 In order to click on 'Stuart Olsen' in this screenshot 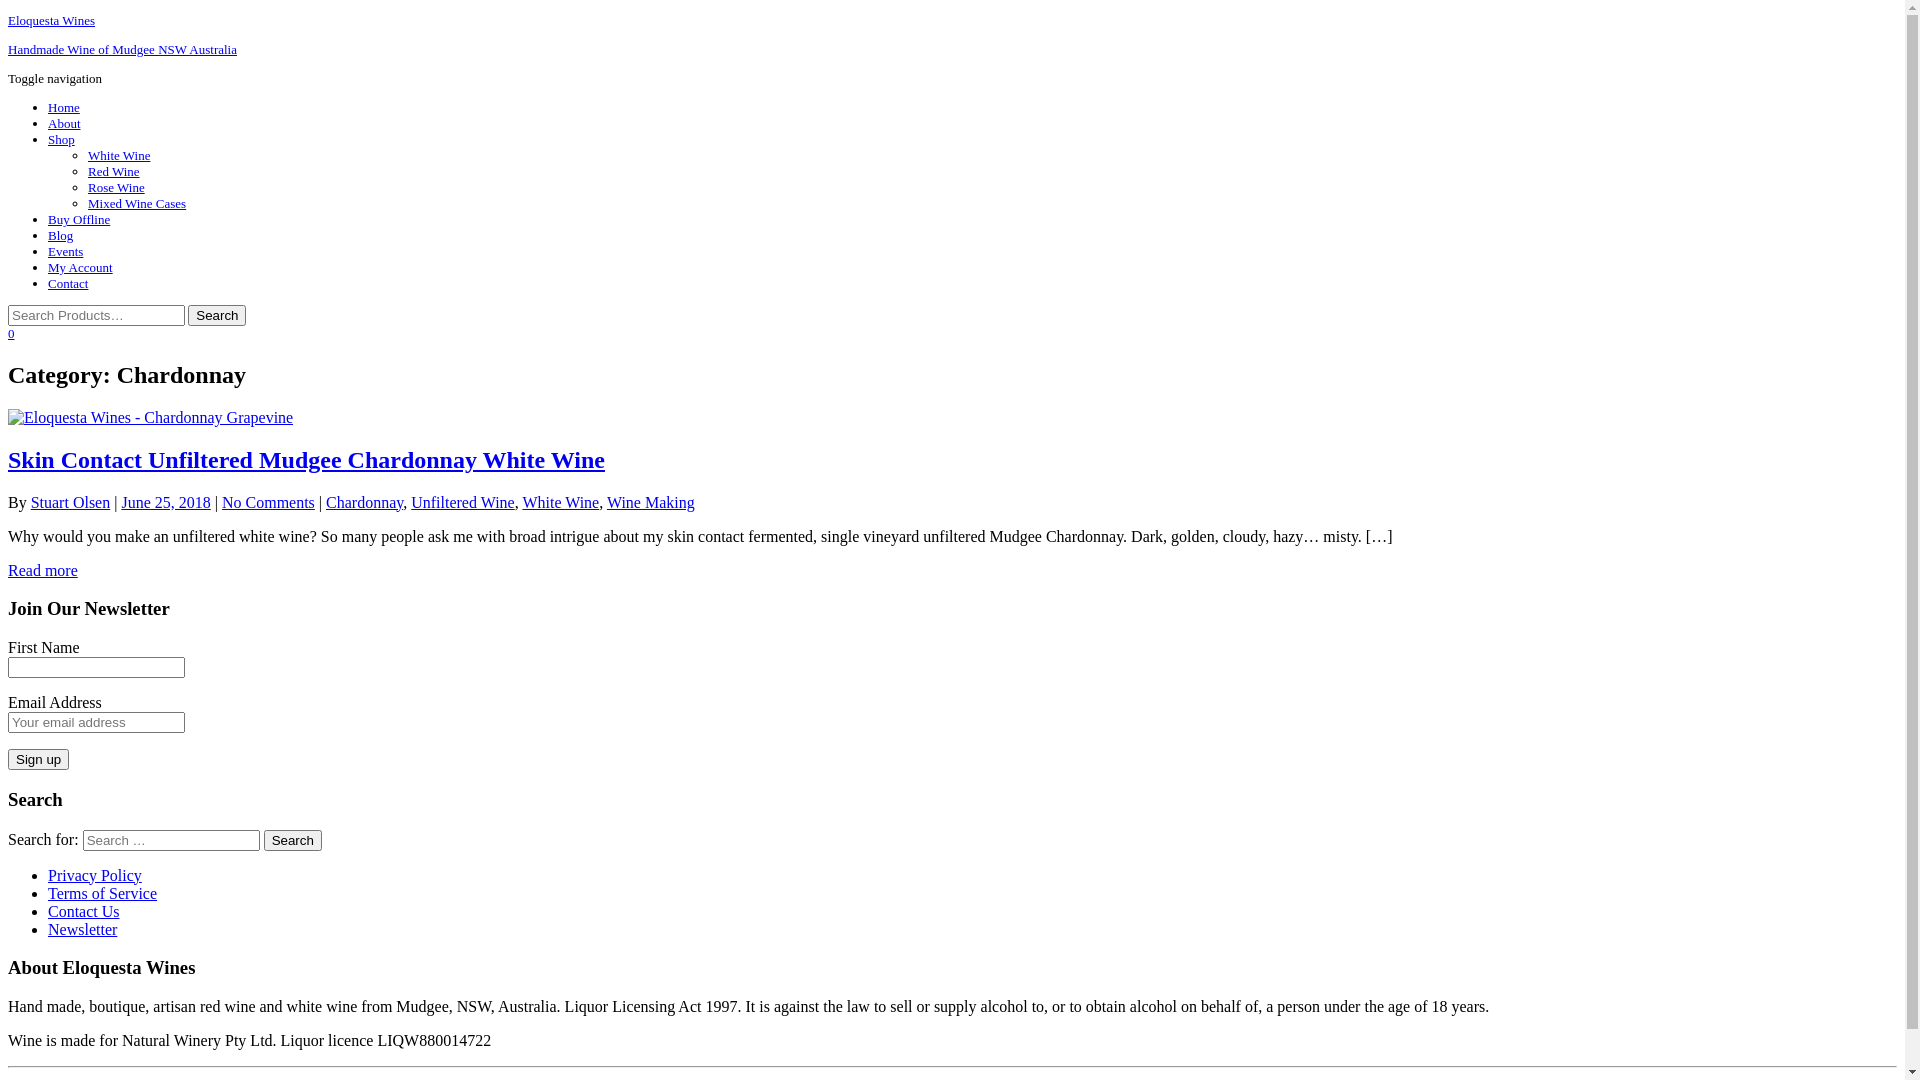, I will do `click(71, 501)`.